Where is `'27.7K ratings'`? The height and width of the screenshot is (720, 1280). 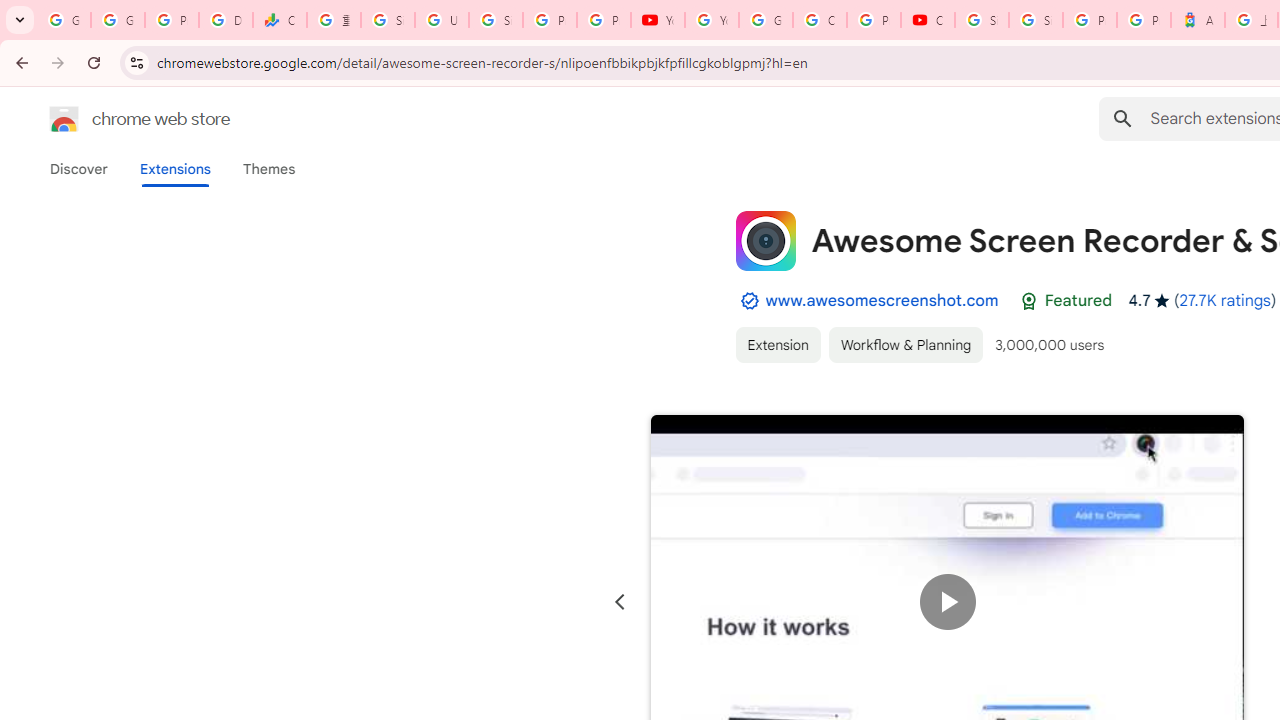
'27.7K ratings' is located at coordinates (1223, 300).